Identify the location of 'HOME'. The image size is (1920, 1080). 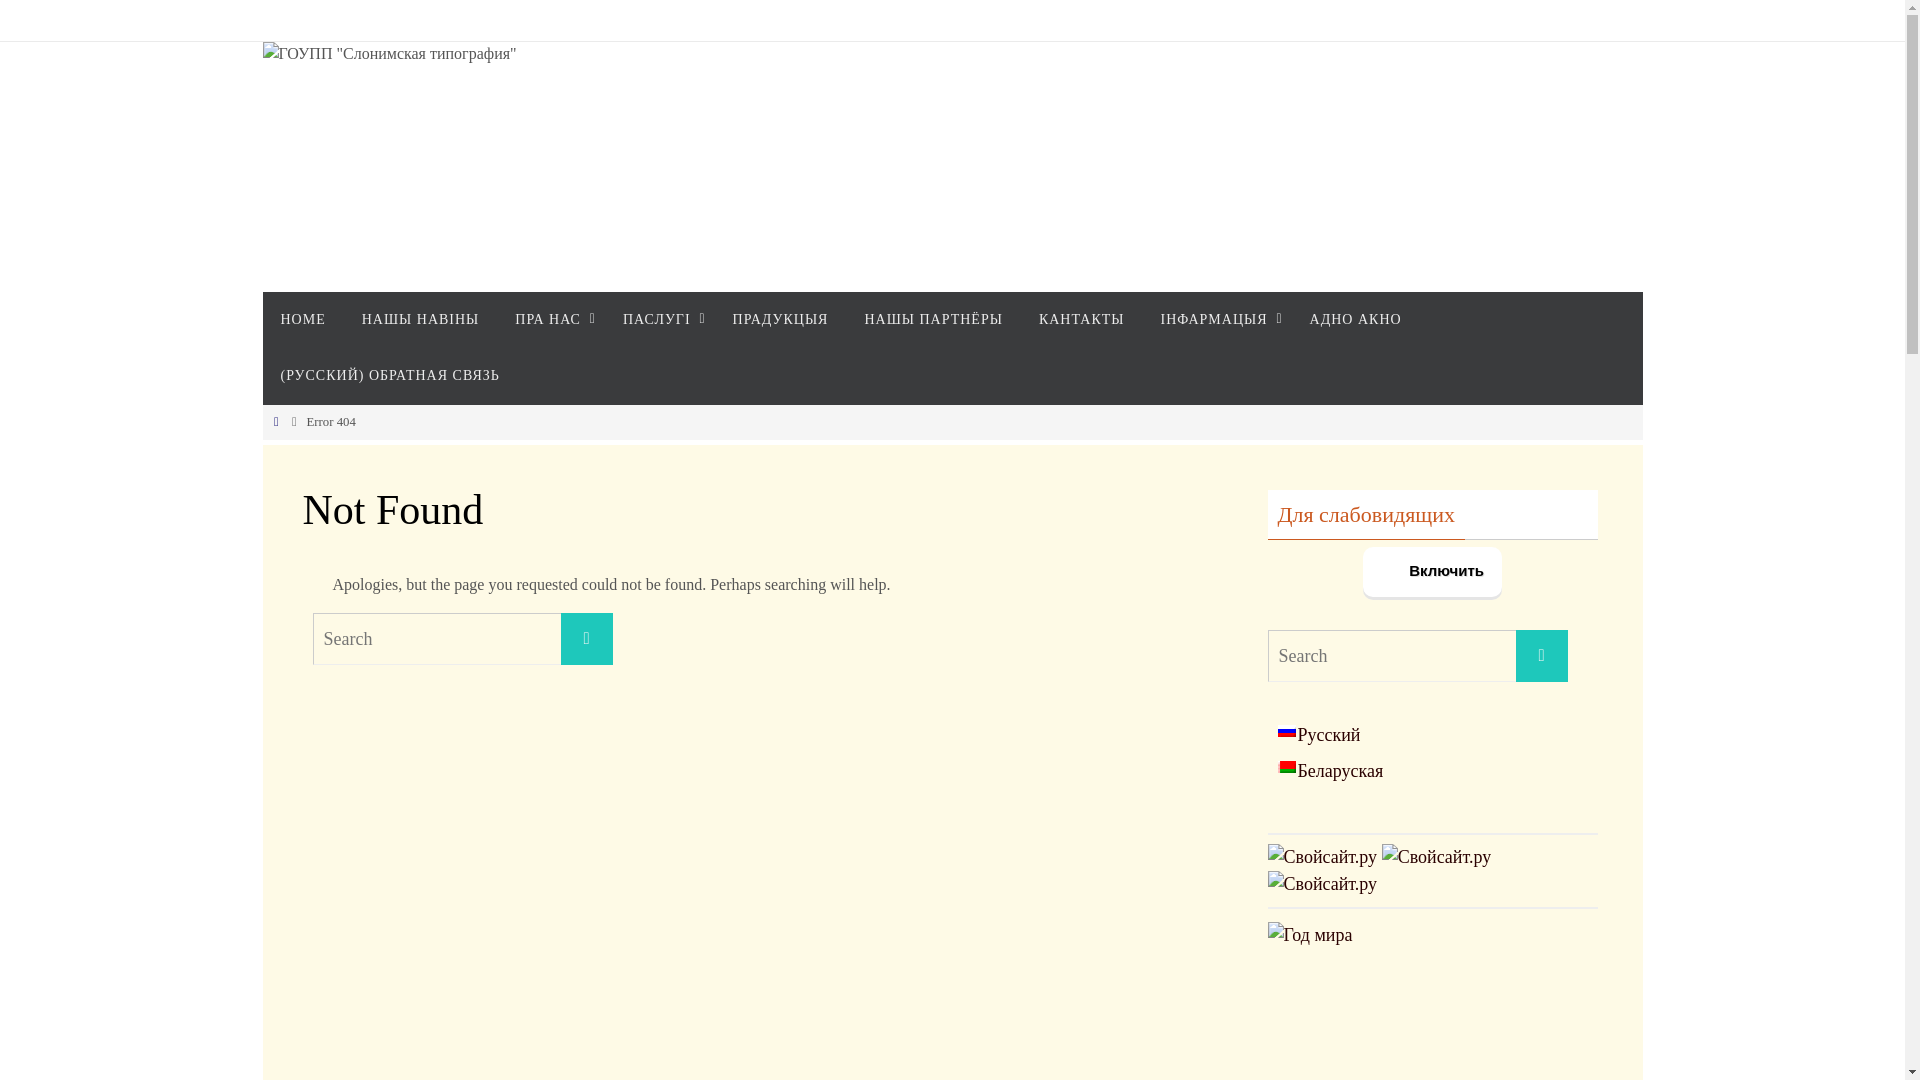
(301, 319).